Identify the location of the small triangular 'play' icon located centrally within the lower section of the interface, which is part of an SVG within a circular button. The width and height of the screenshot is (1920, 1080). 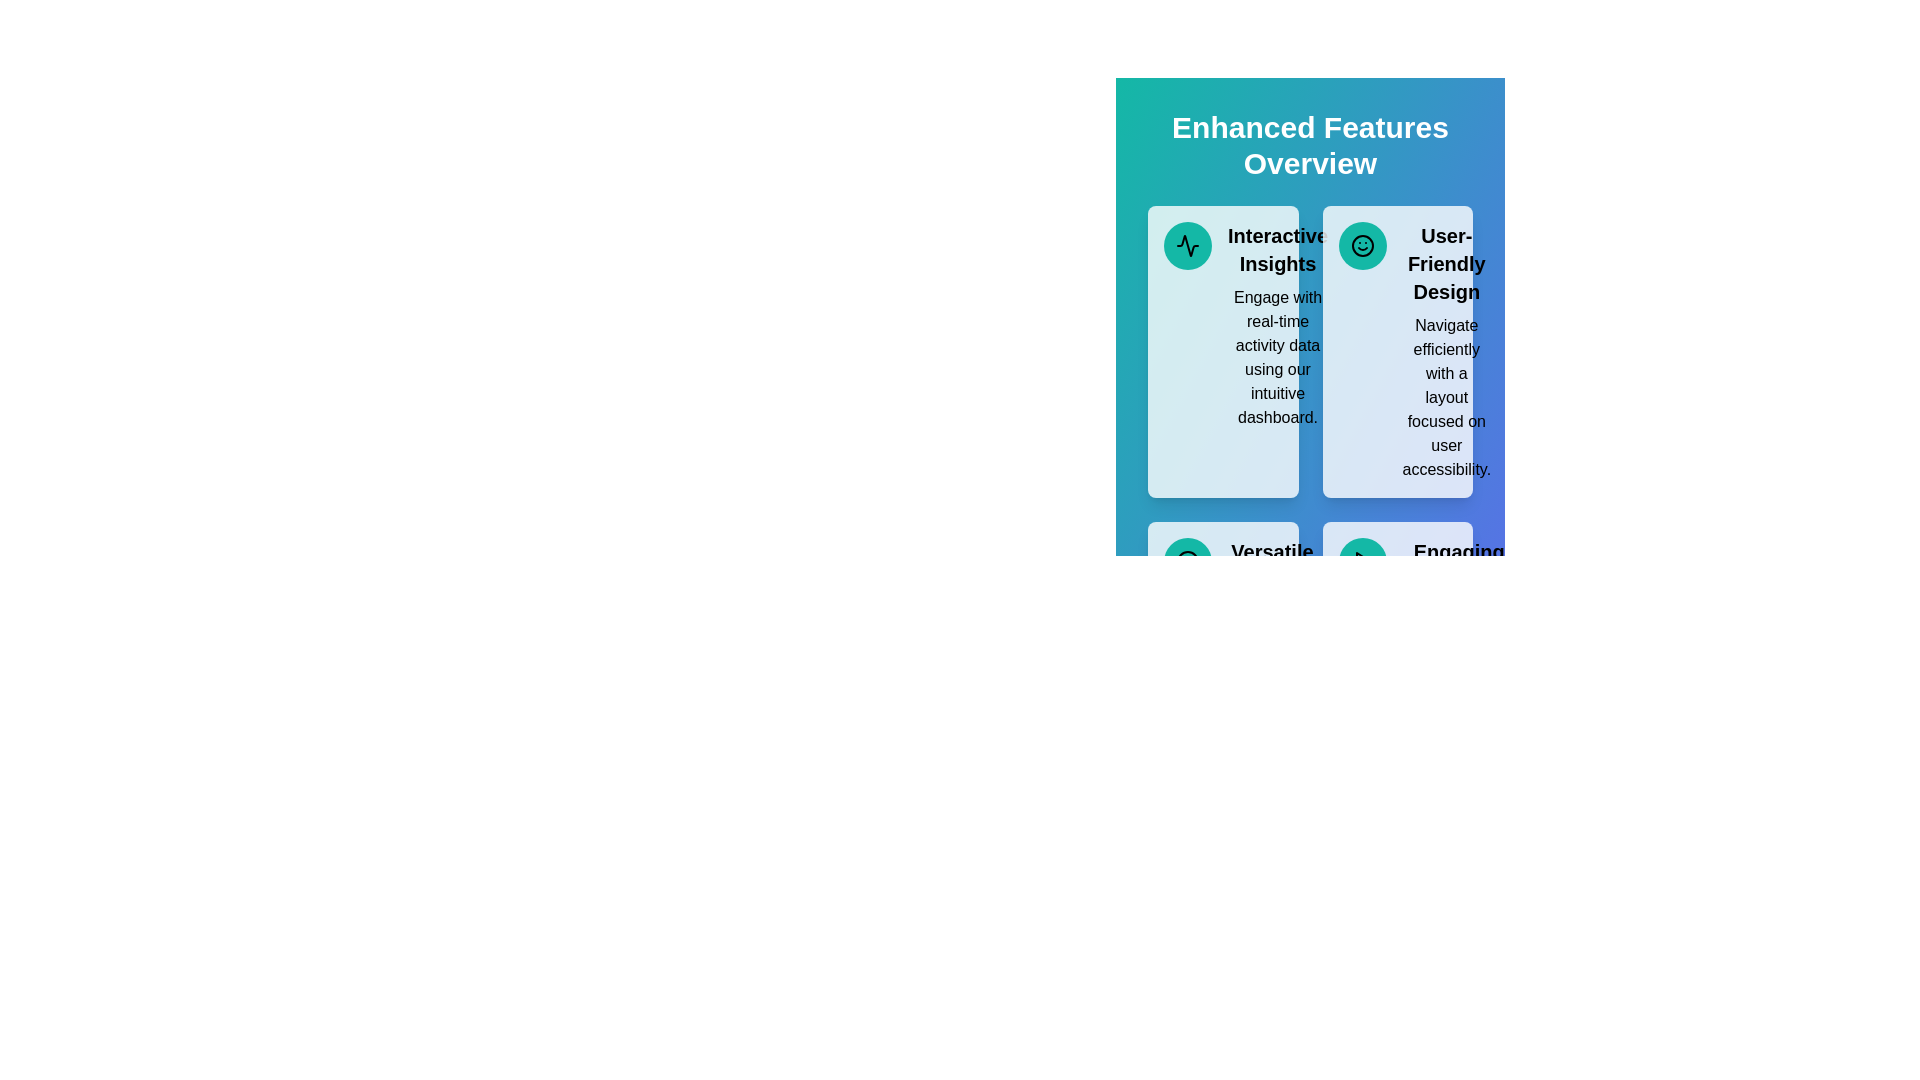
(1362, 562).